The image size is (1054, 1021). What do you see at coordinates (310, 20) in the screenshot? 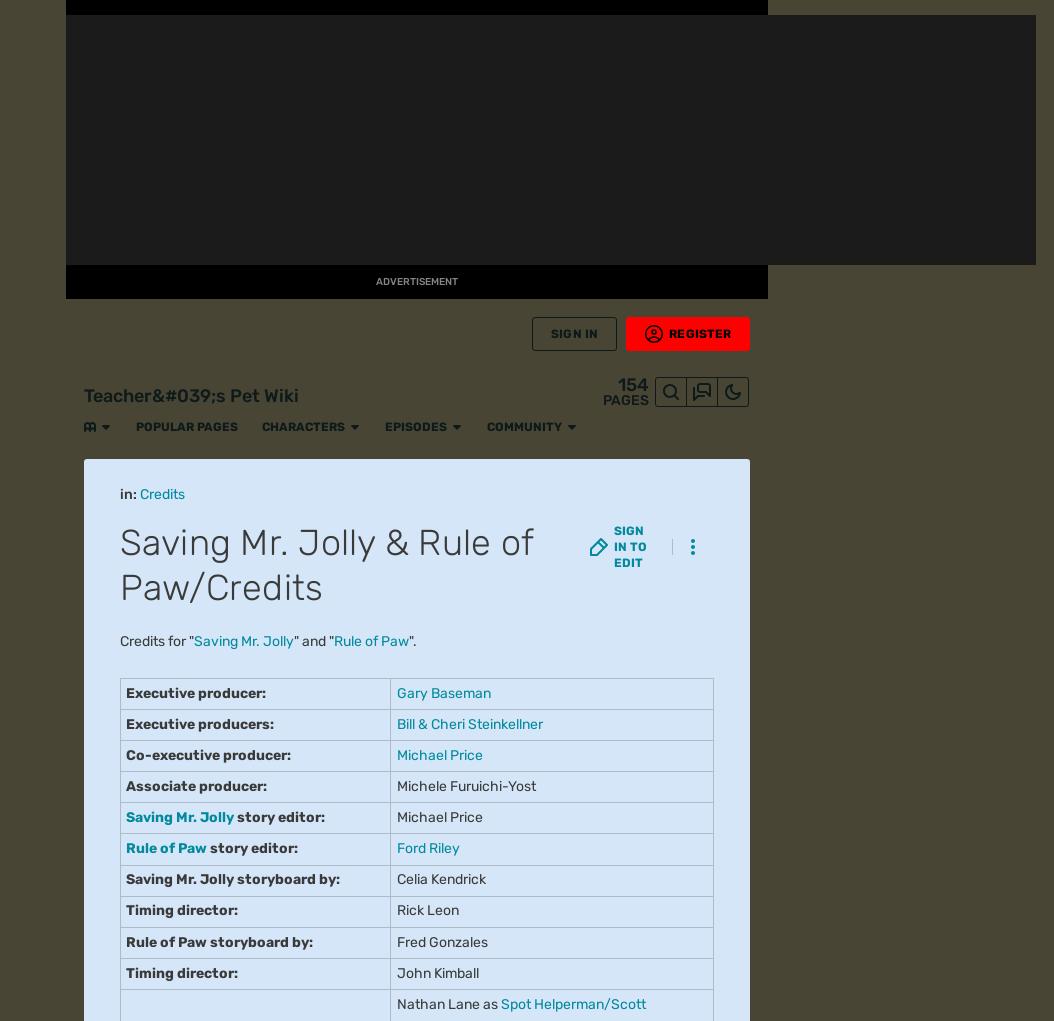
I see `'Episodes'` at bounding box center [310, 20].